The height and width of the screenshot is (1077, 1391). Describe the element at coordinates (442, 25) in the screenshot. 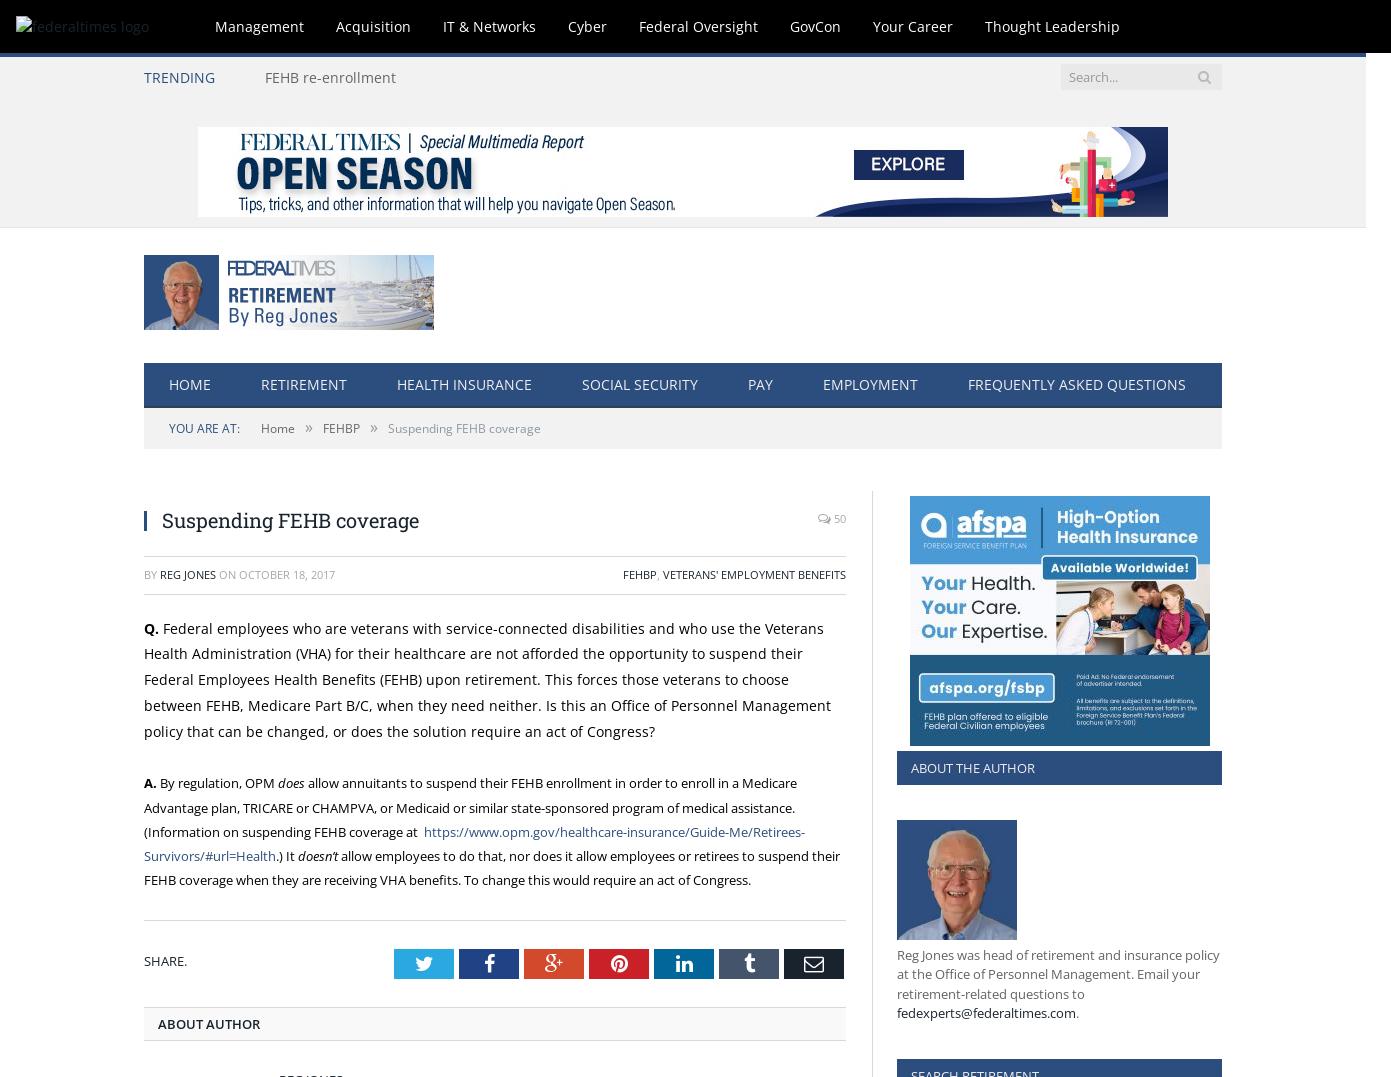

I see `'IT & Networks'` at that location.